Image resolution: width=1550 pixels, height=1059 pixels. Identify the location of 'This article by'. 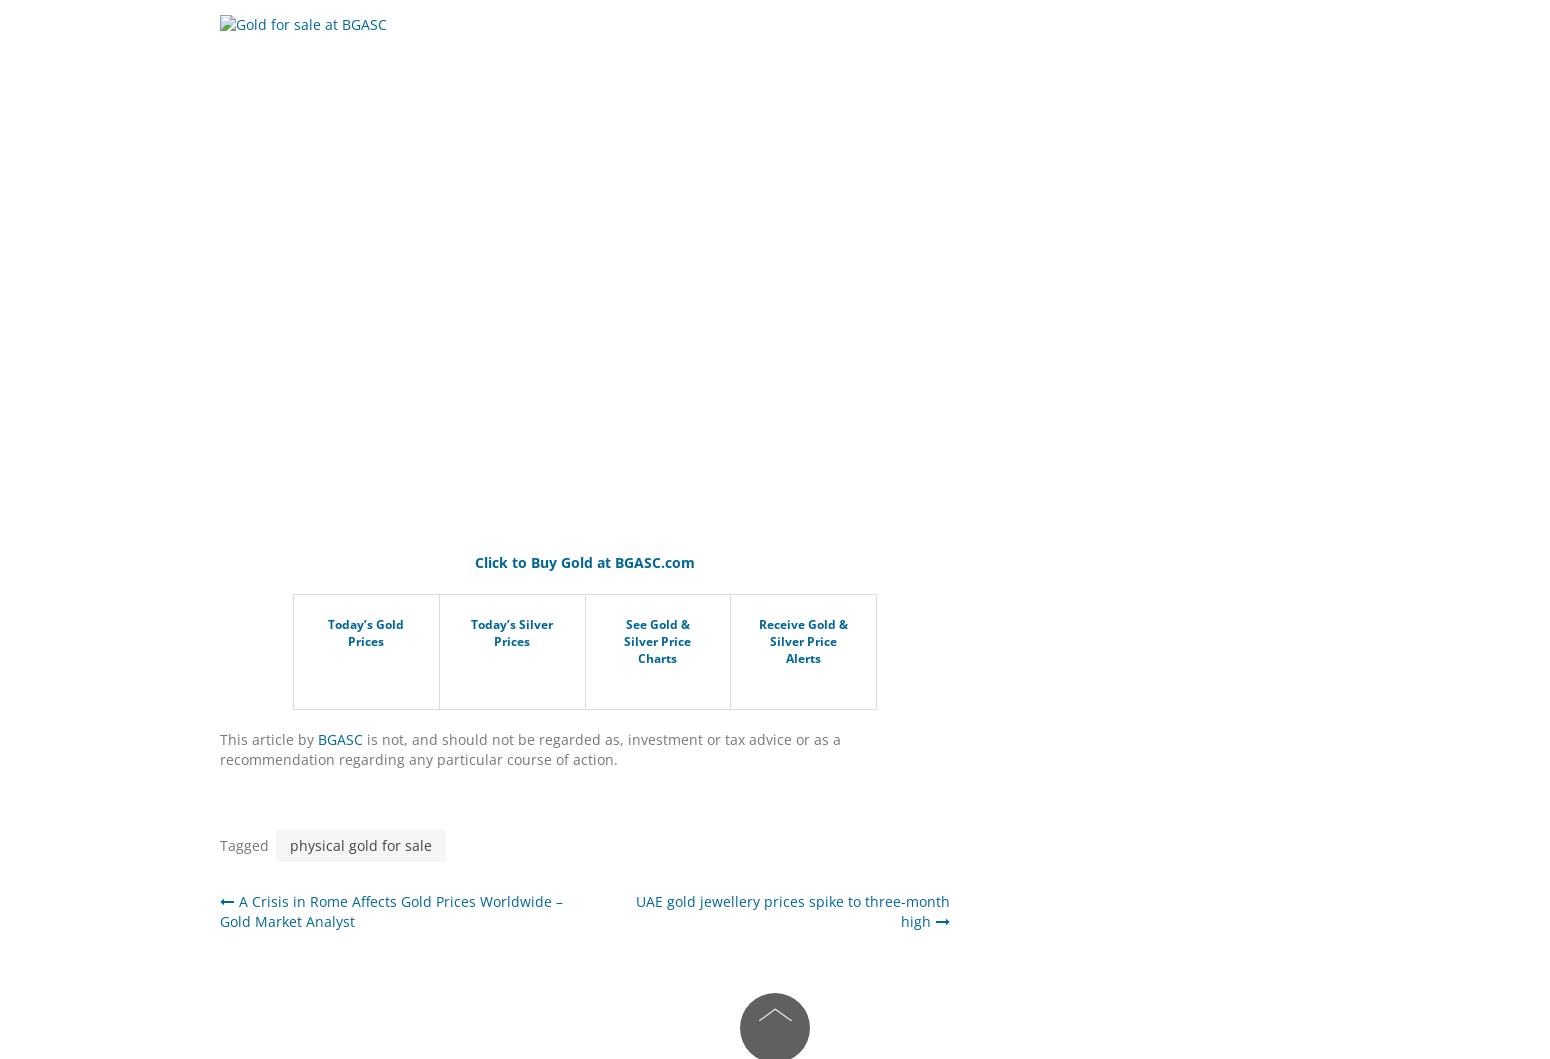
(268, 739).